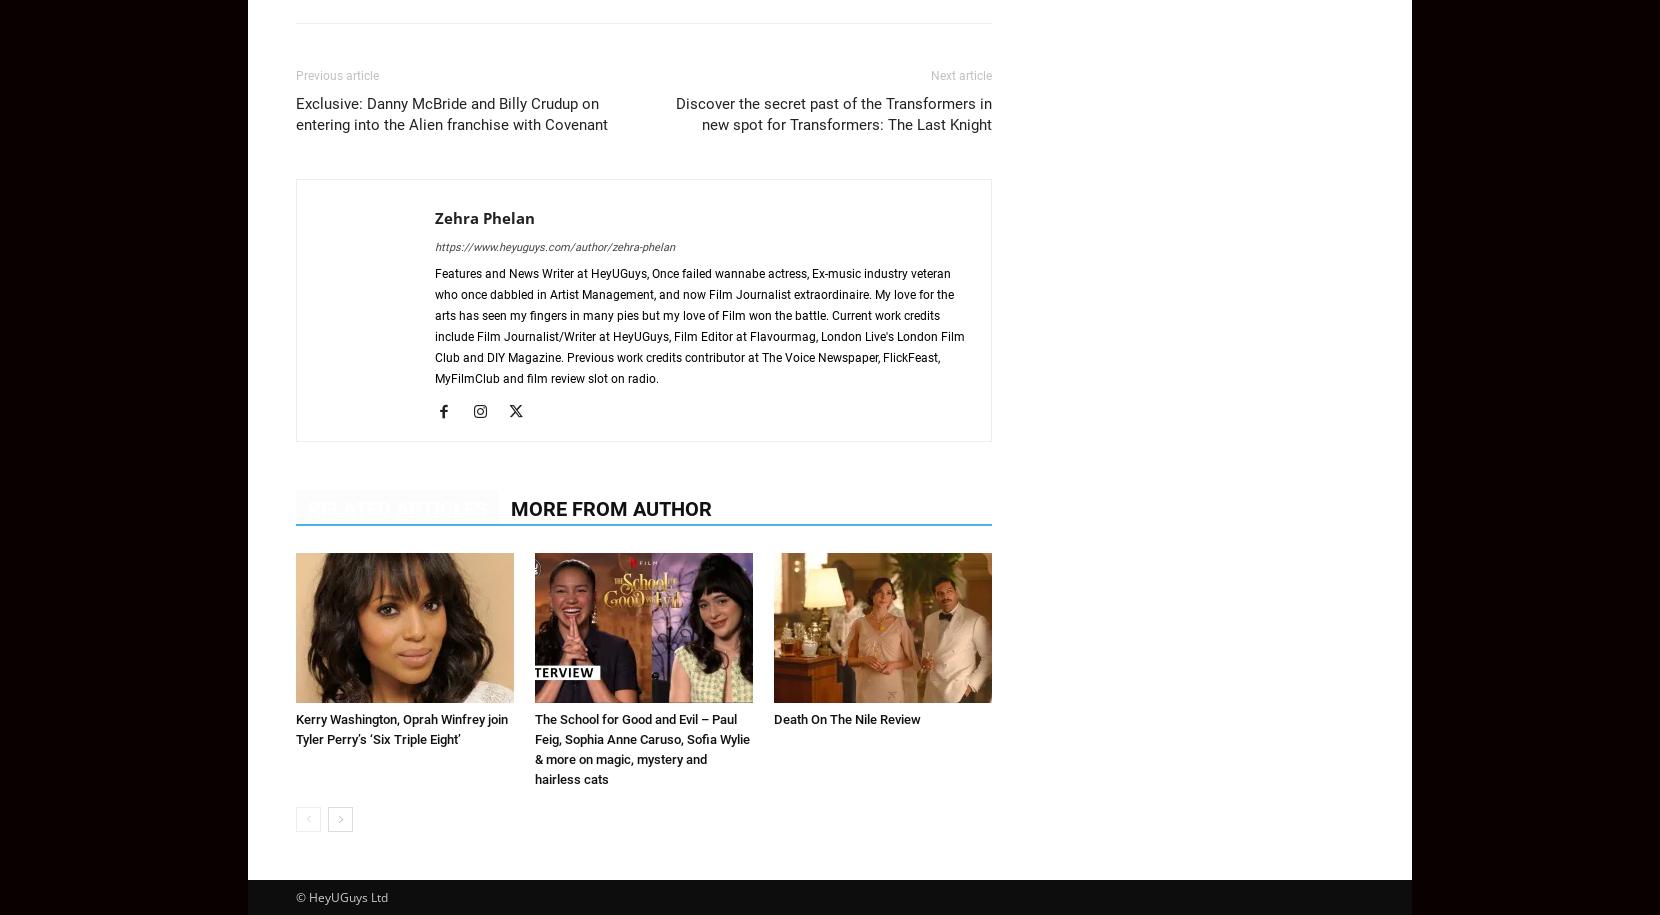  I want to click on 'Next article', so click(929, 75).